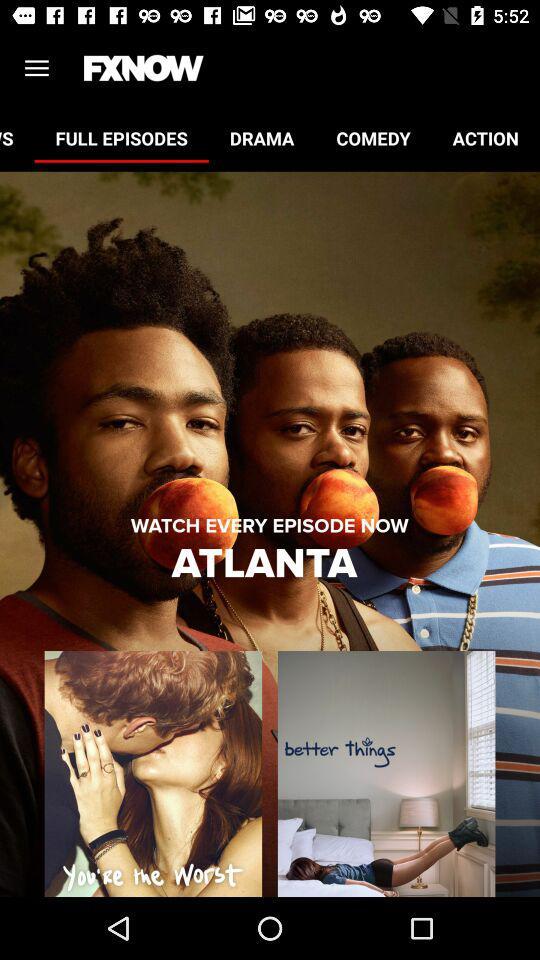  What do you see at coordinates (373, 137) in the screenshot?
I see `icon next to the action icon` at bounding box center [373, 137].